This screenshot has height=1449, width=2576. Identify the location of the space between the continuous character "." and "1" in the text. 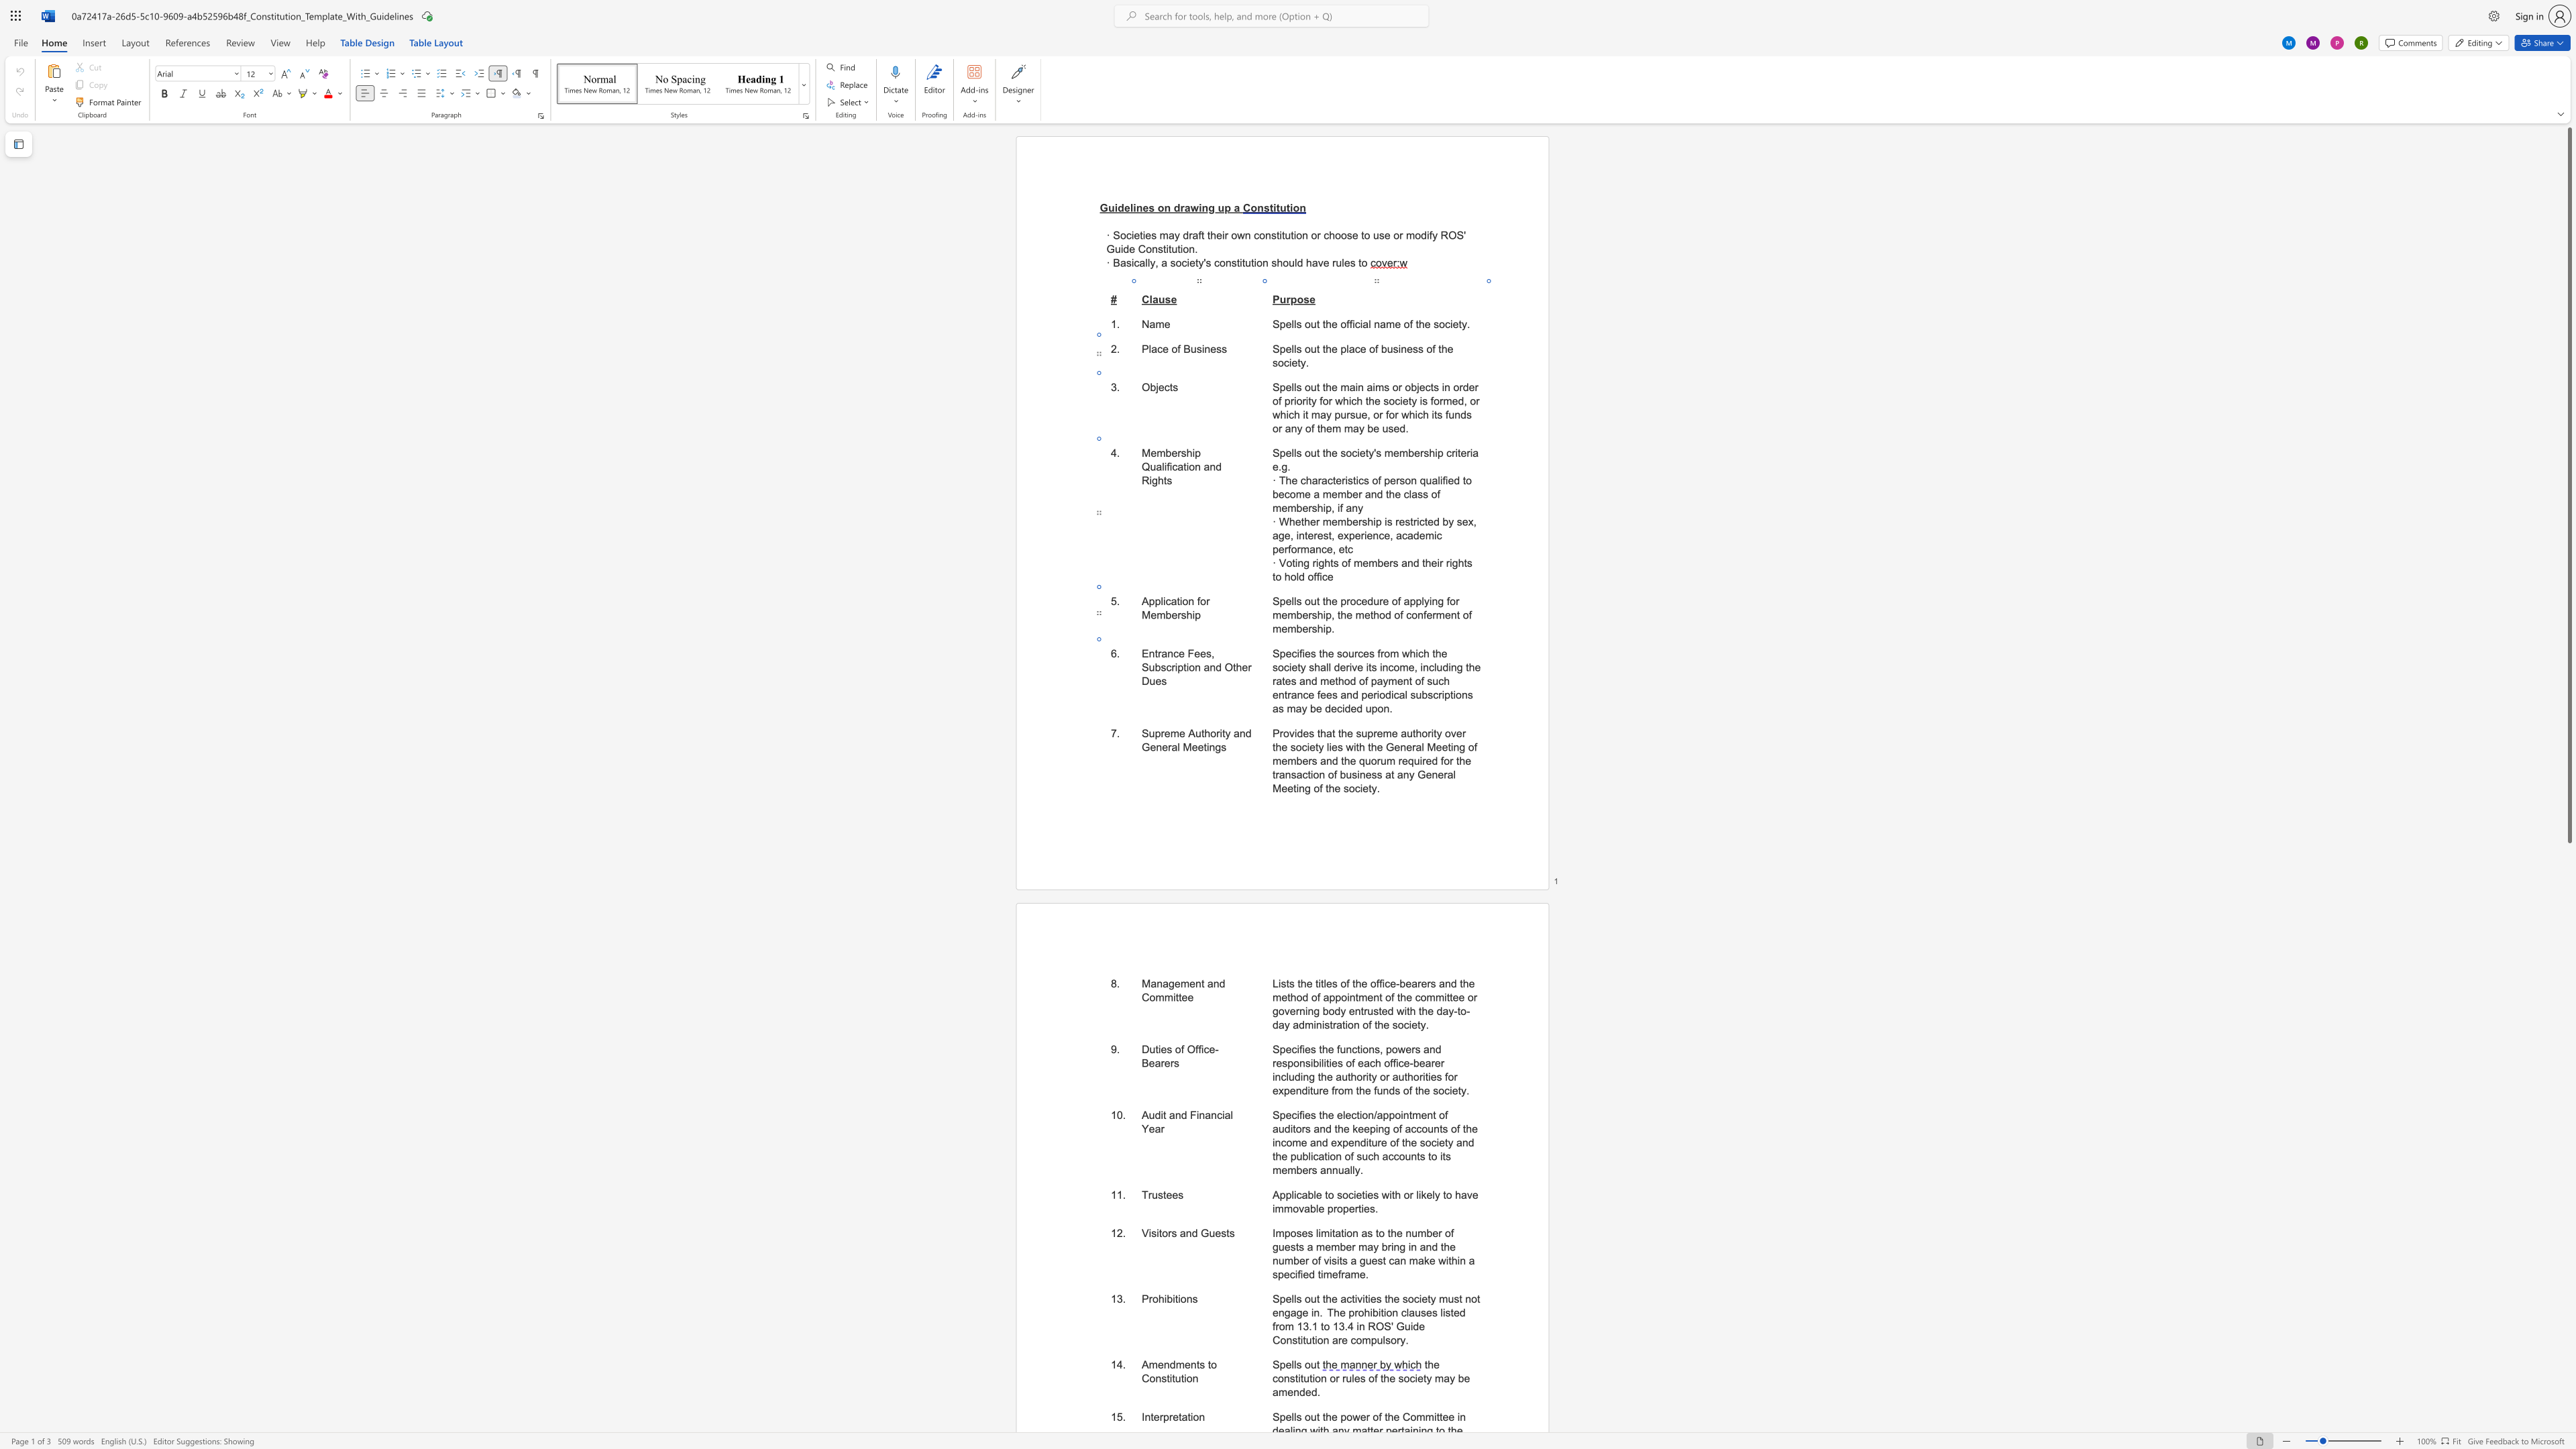
(1312, 1325).